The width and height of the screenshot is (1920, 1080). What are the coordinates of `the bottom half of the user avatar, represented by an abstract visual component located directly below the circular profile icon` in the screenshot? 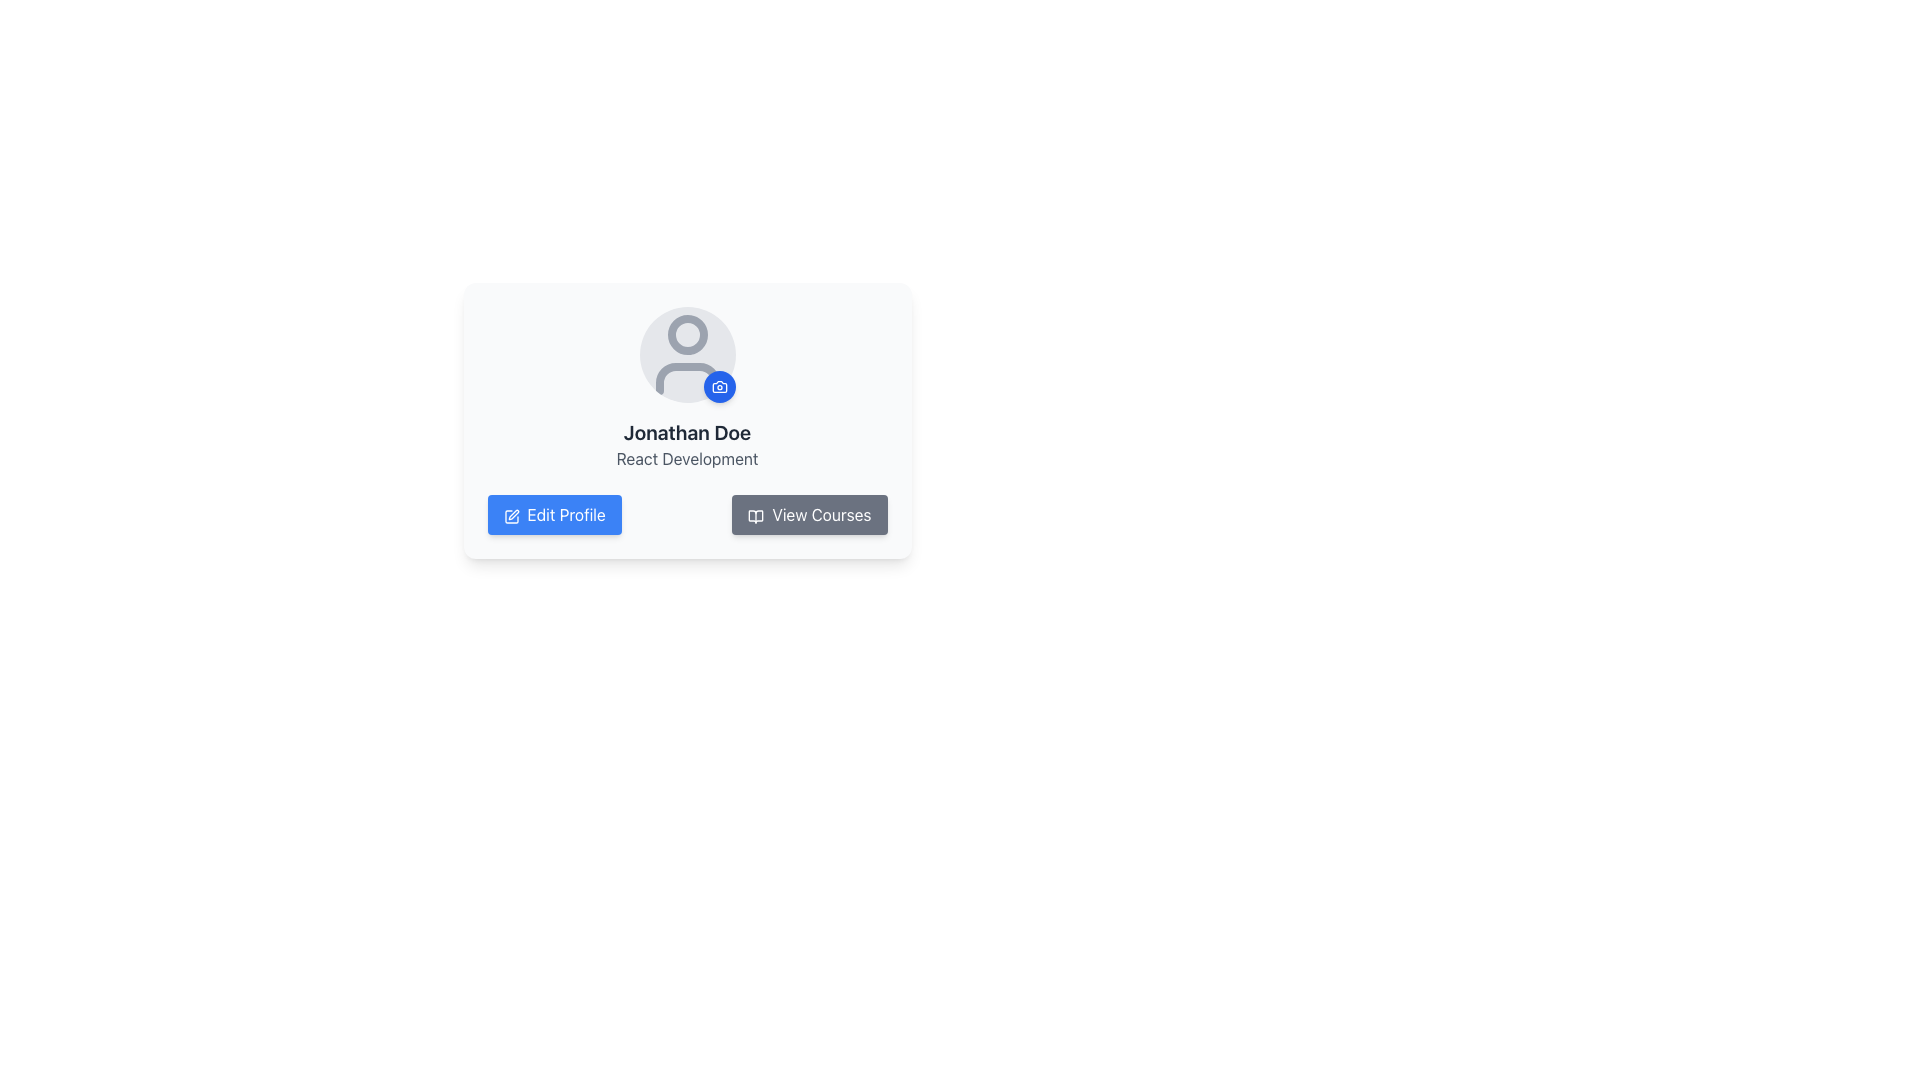 It's located at (687, 378).